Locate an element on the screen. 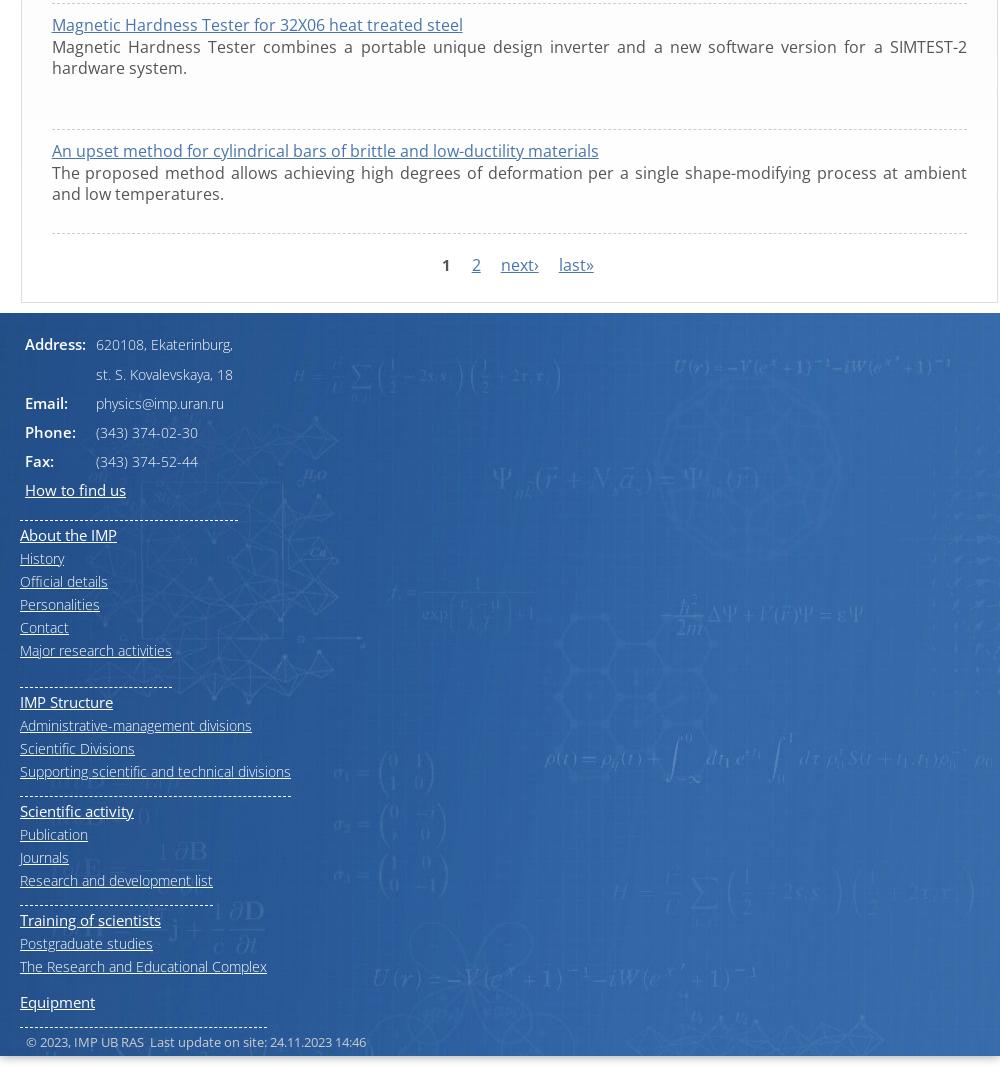 This screenshot has height=1077, width=1000. 'st. S. Kovalevskaya, 18' is located at coordinates (164, 372).